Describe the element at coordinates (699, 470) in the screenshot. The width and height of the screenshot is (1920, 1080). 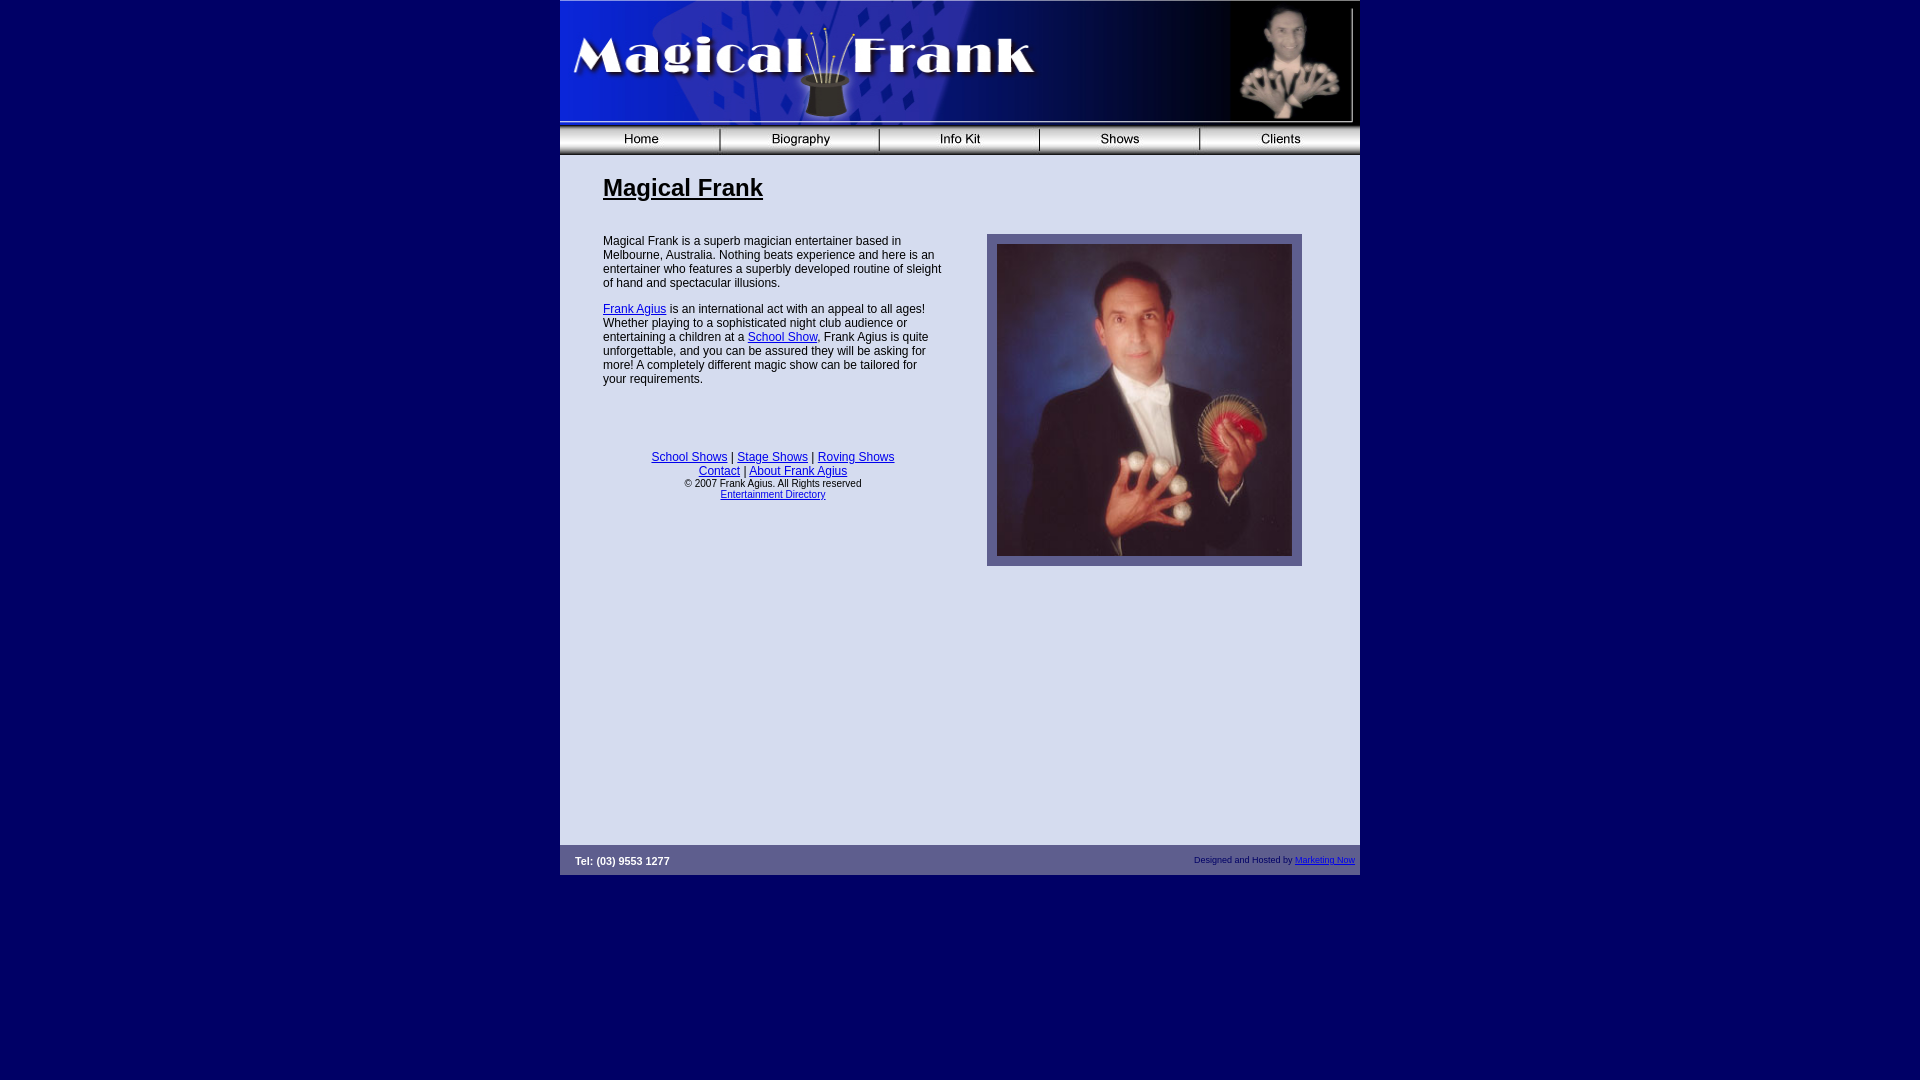
I see `'Contact'` at that location.